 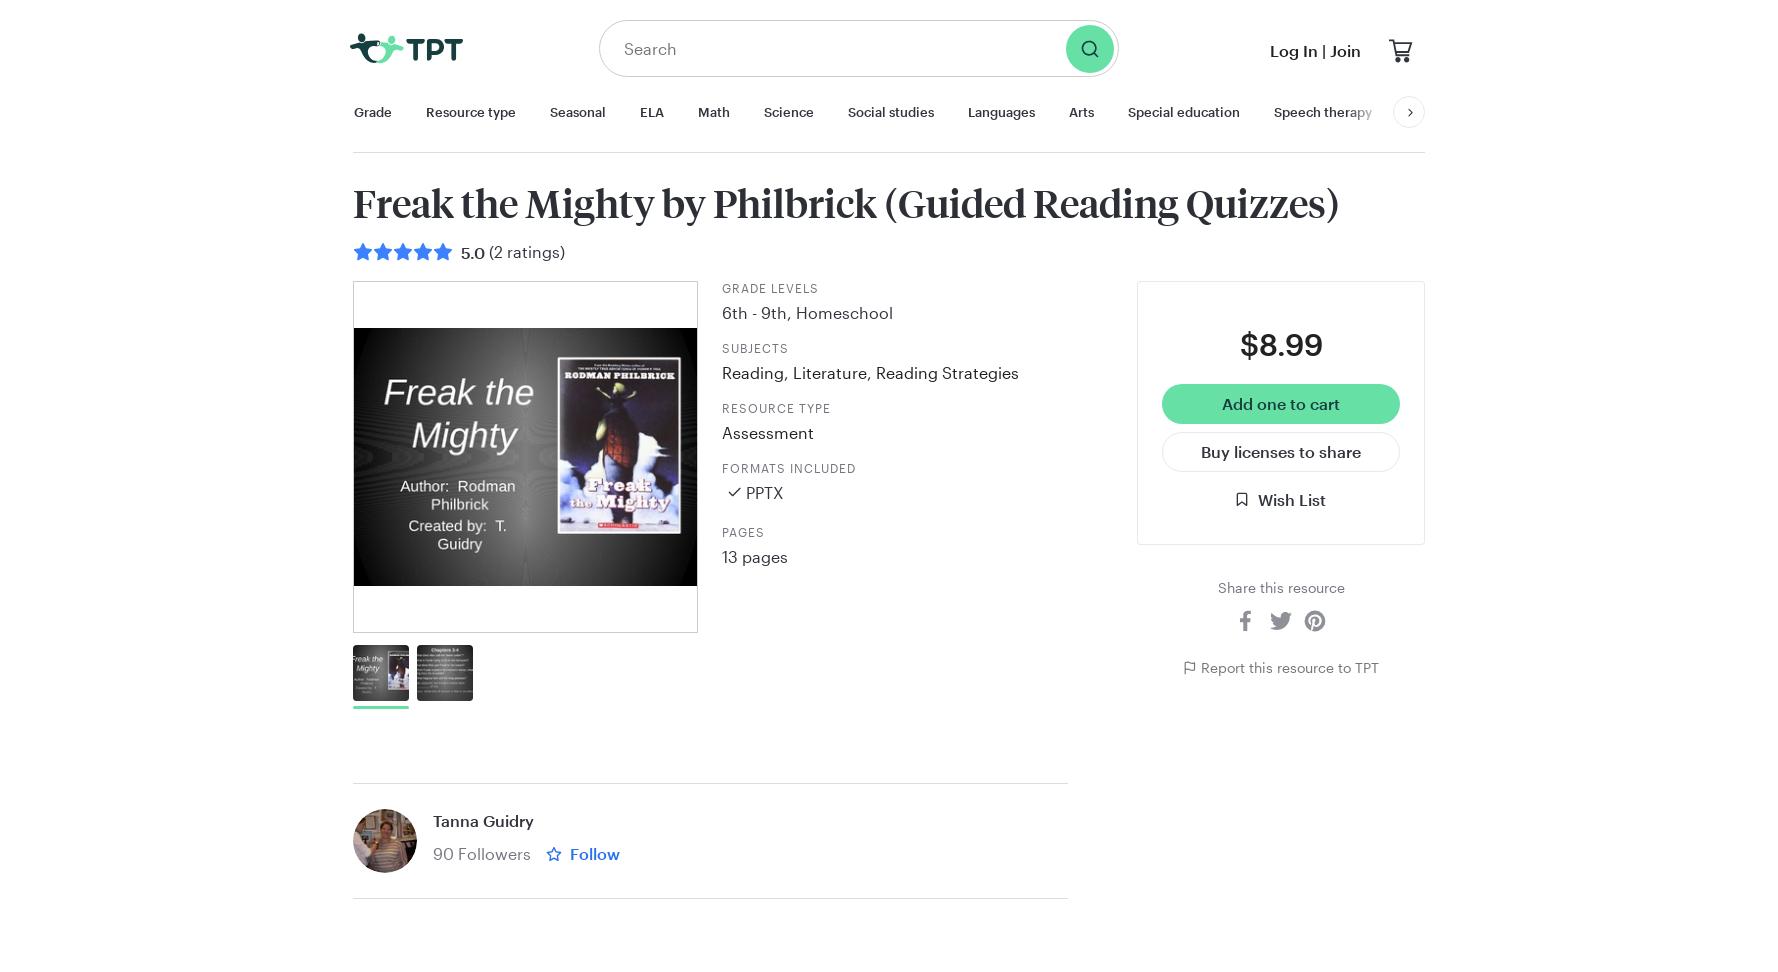 What do you see at coordinates (1281, 403) in the screenshot?
I see `'Add one to cart'` at bounding box center [1281, 403].